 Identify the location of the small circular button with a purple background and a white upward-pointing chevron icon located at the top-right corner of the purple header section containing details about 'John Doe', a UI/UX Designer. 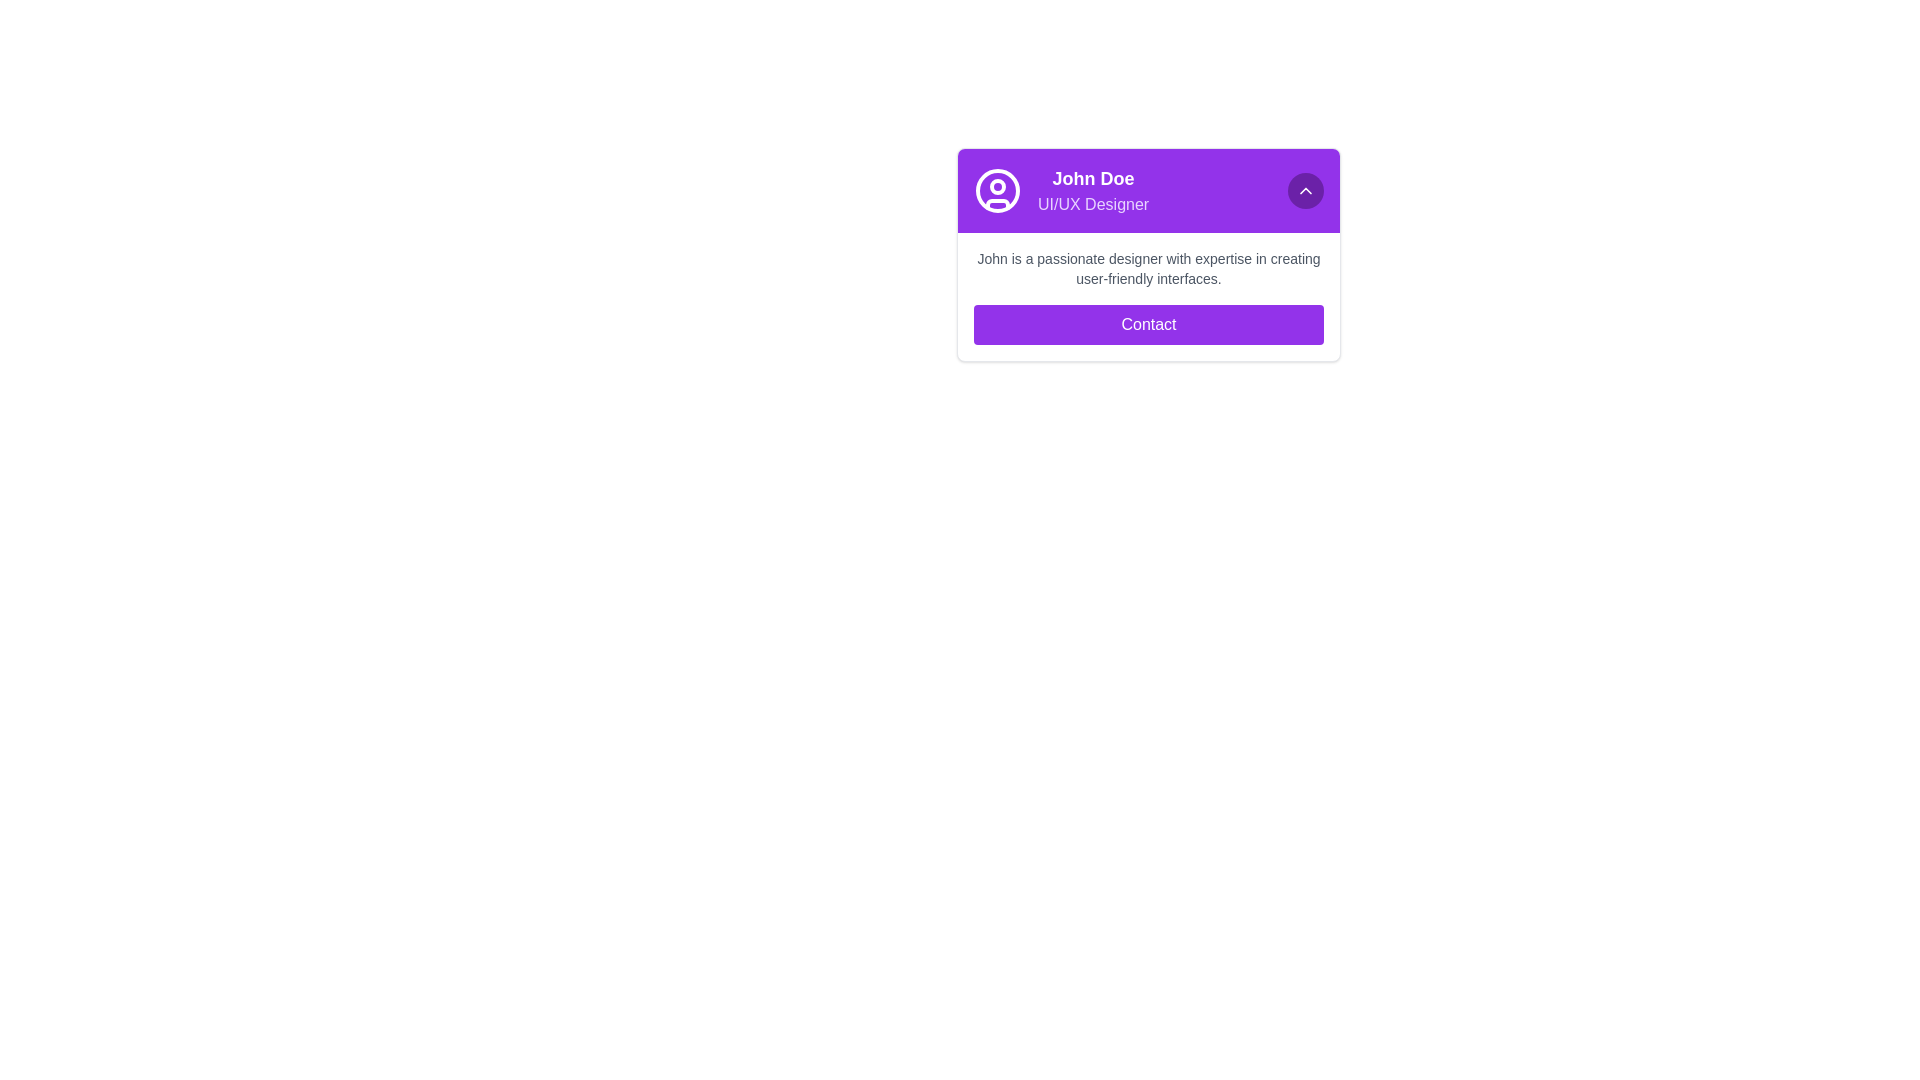
(1305, 191).